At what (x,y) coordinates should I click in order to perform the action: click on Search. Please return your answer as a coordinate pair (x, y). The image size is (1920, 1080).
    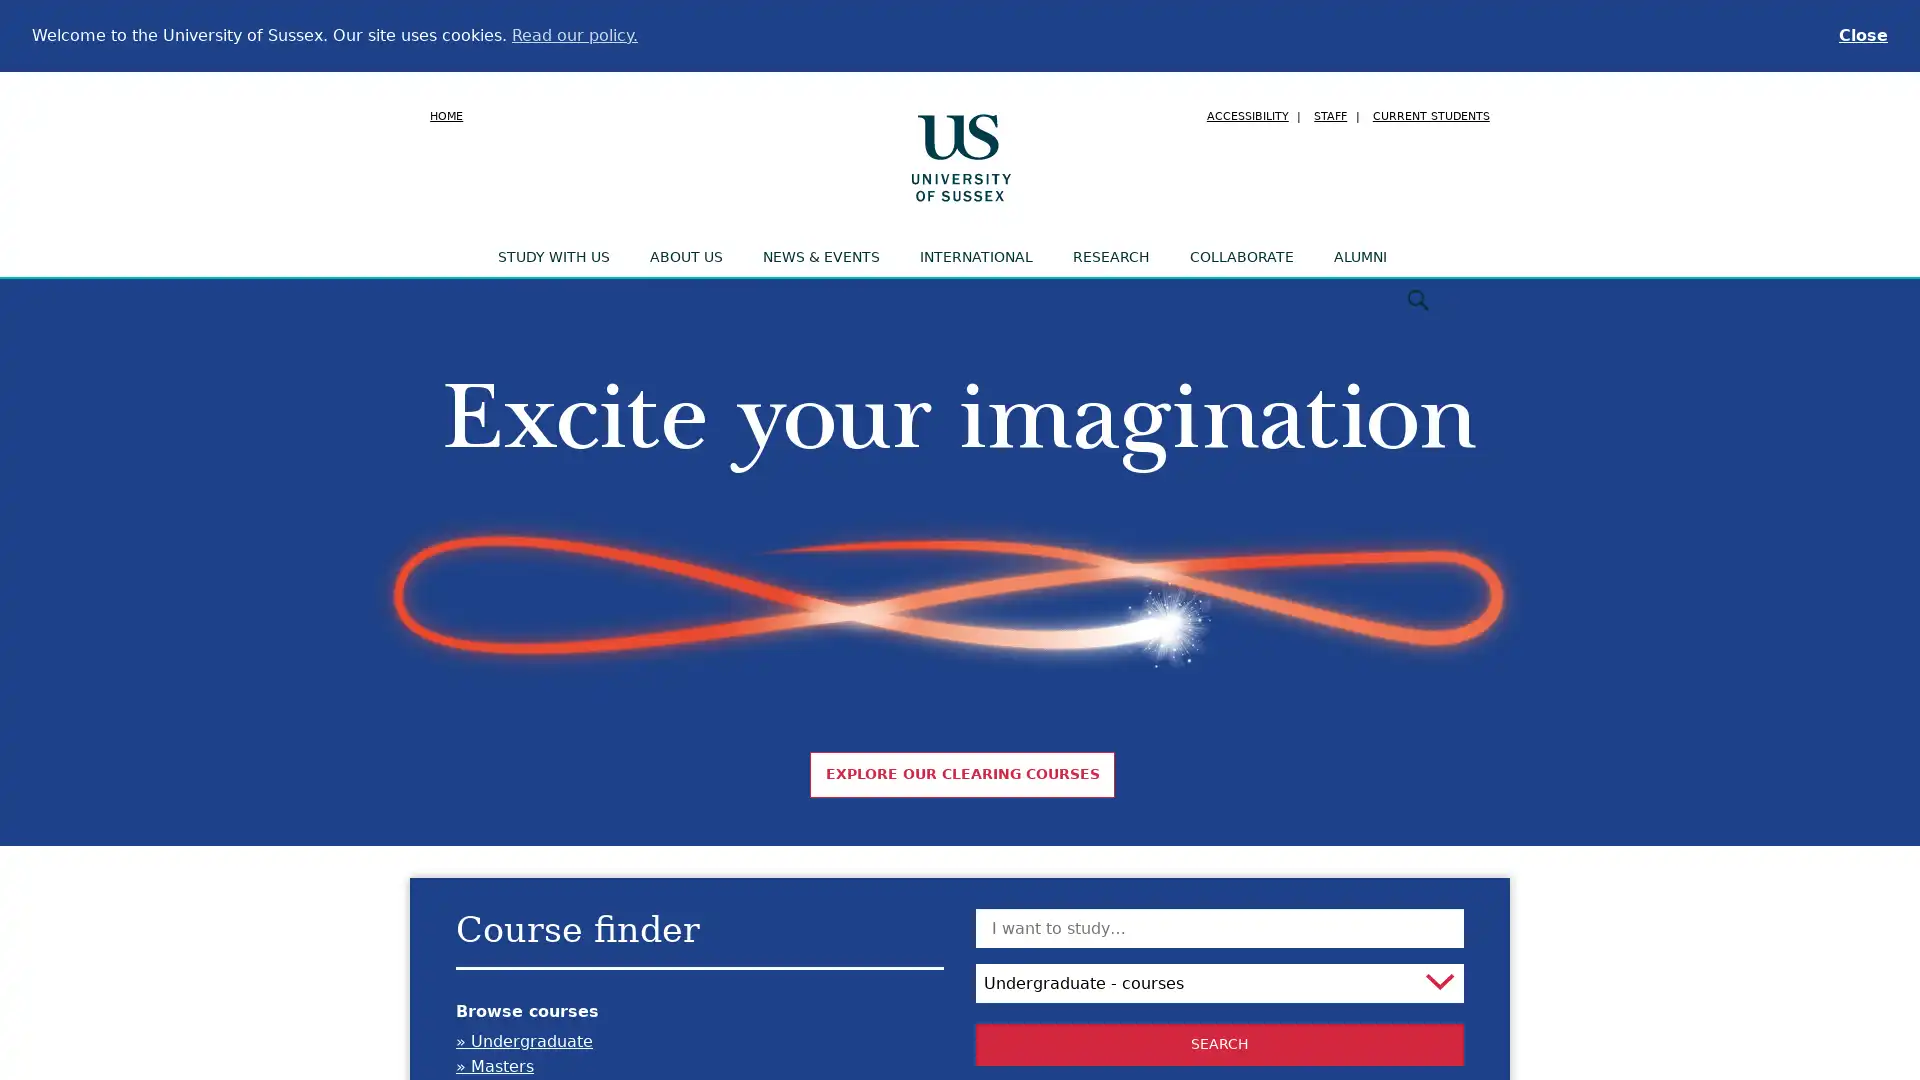
    Looking at the image, I should click on (1218, 1043).